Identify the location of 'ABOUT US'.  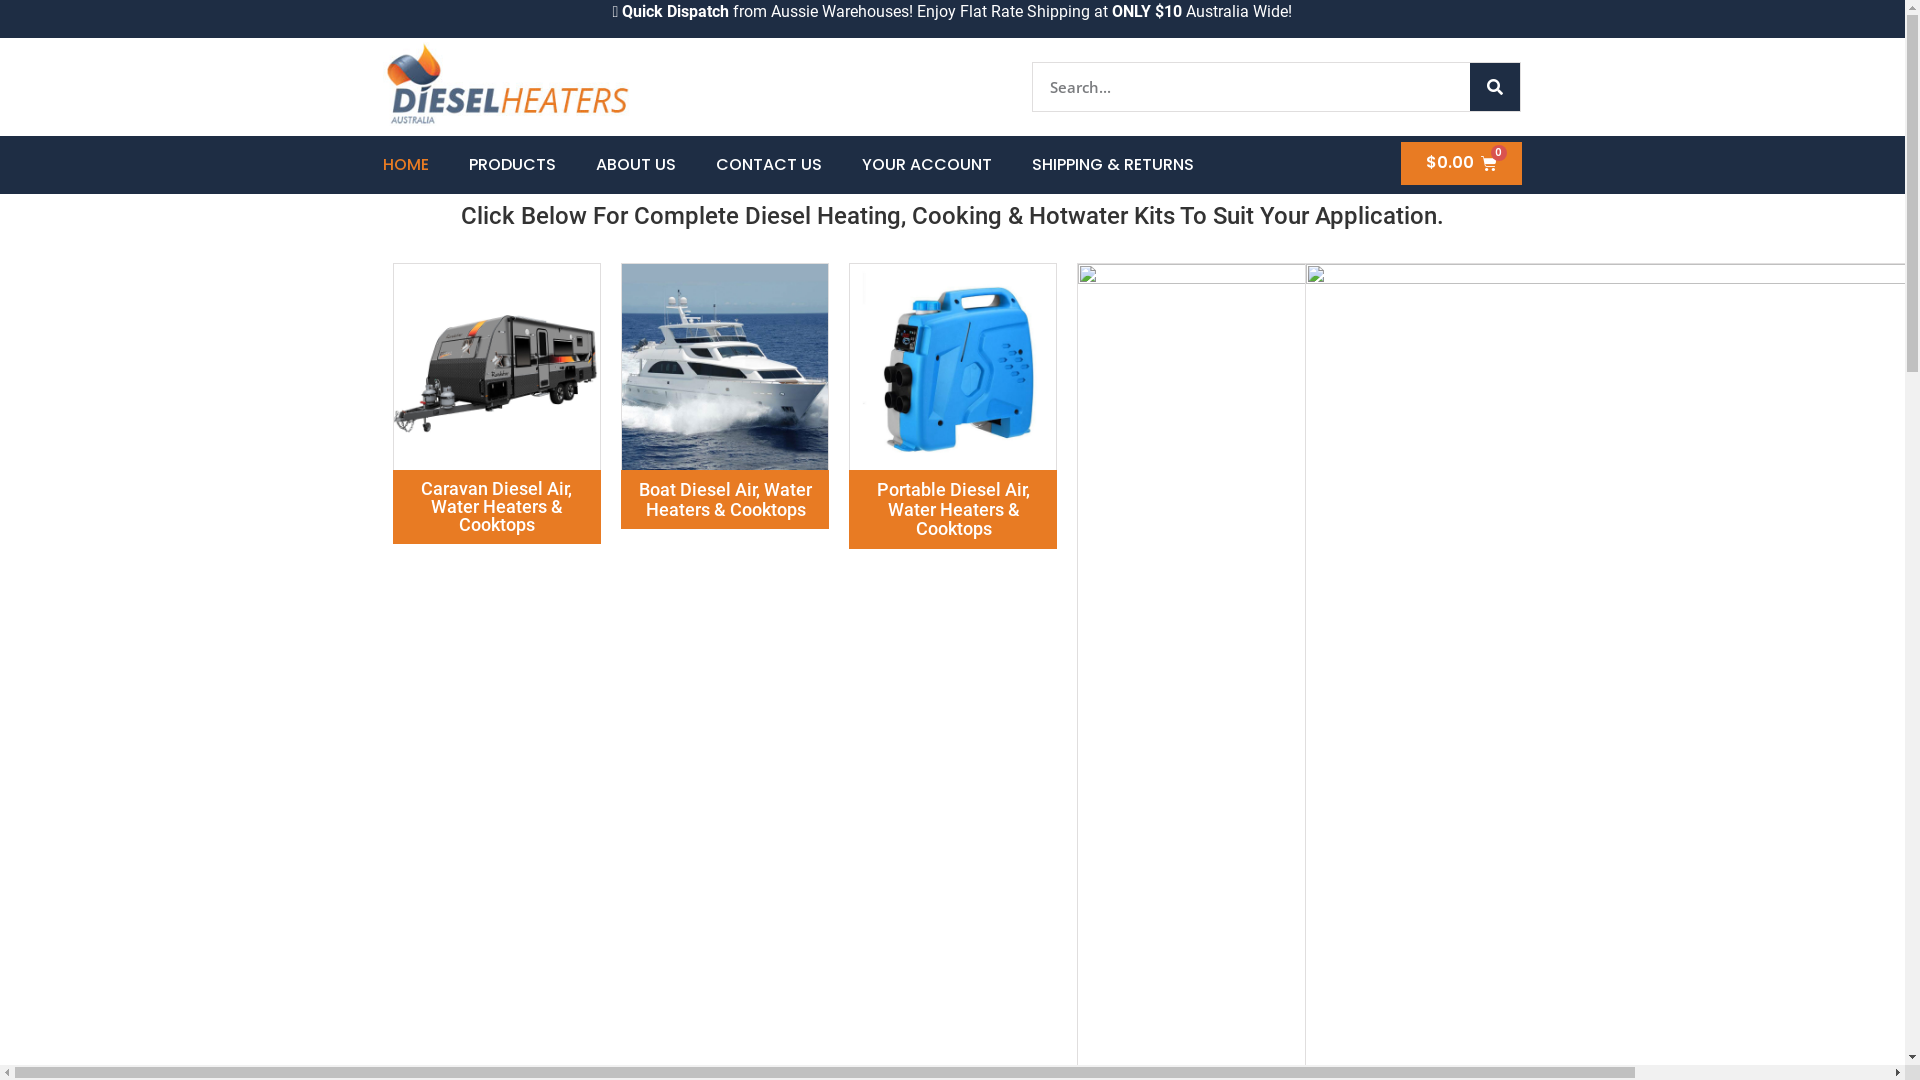
(634, 164).